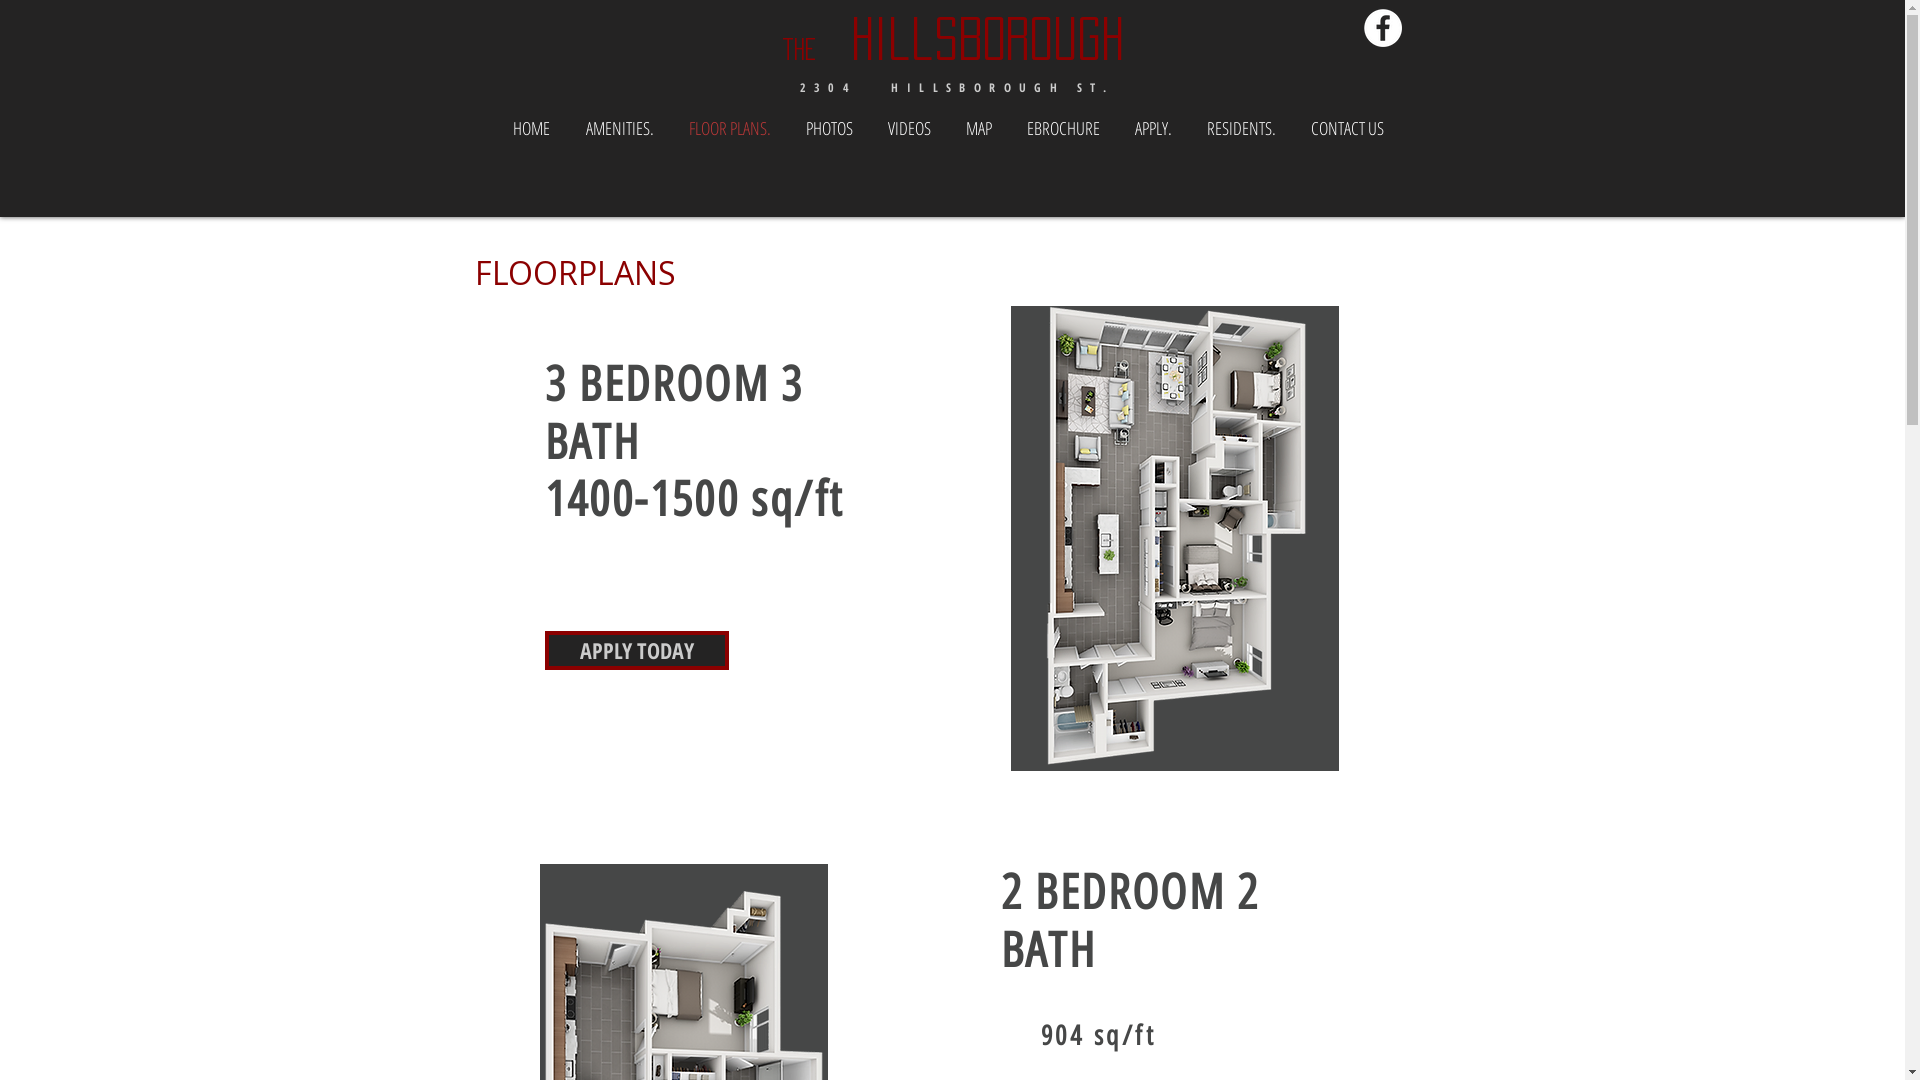  Describe the element at coordinates (907, 127) in the screenshot. I see `'VIDEOS'` at that location.